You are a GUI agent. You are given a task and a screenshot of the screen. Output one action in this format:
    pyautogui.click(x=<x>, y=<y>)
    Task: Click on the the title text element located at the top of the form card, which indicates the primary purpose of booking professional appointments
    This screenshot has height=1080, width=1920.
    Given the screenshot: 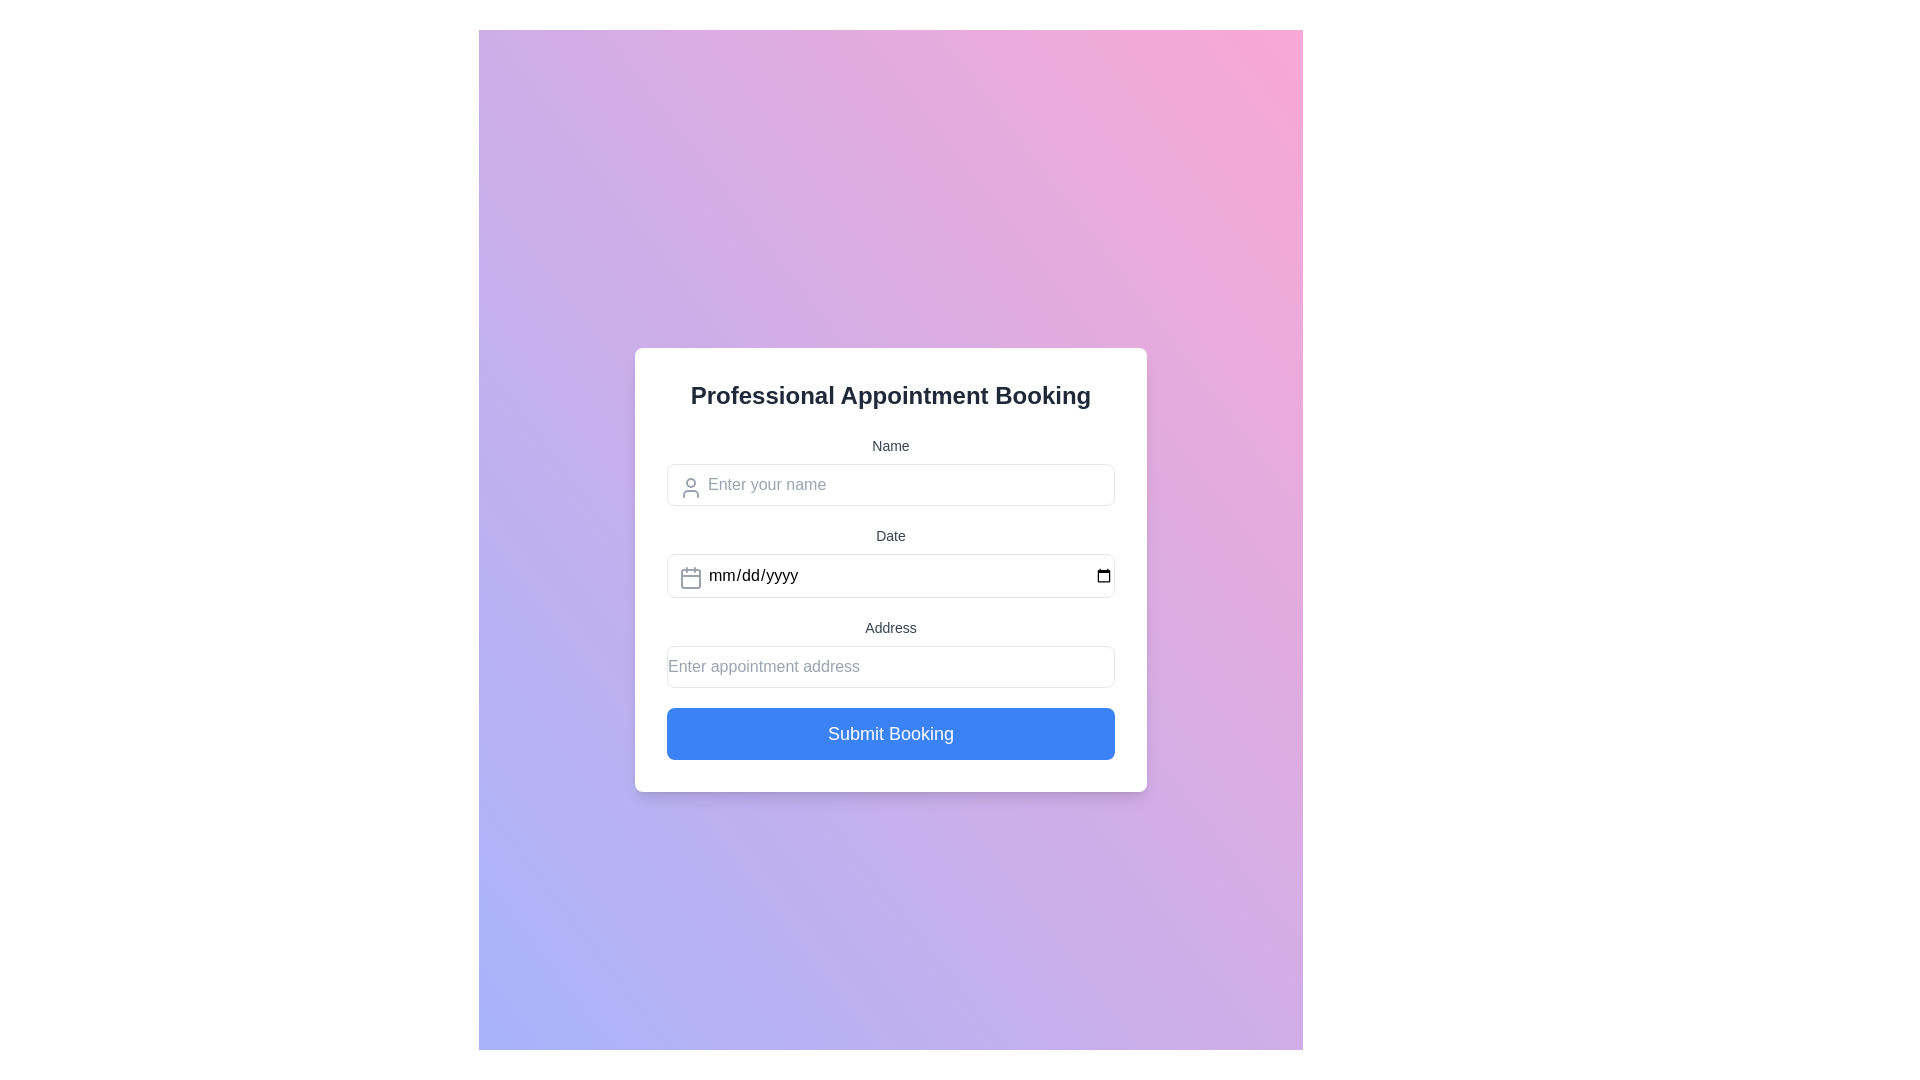 What is the action you would take?
    pyautogui.click(x=890, y=396)
    